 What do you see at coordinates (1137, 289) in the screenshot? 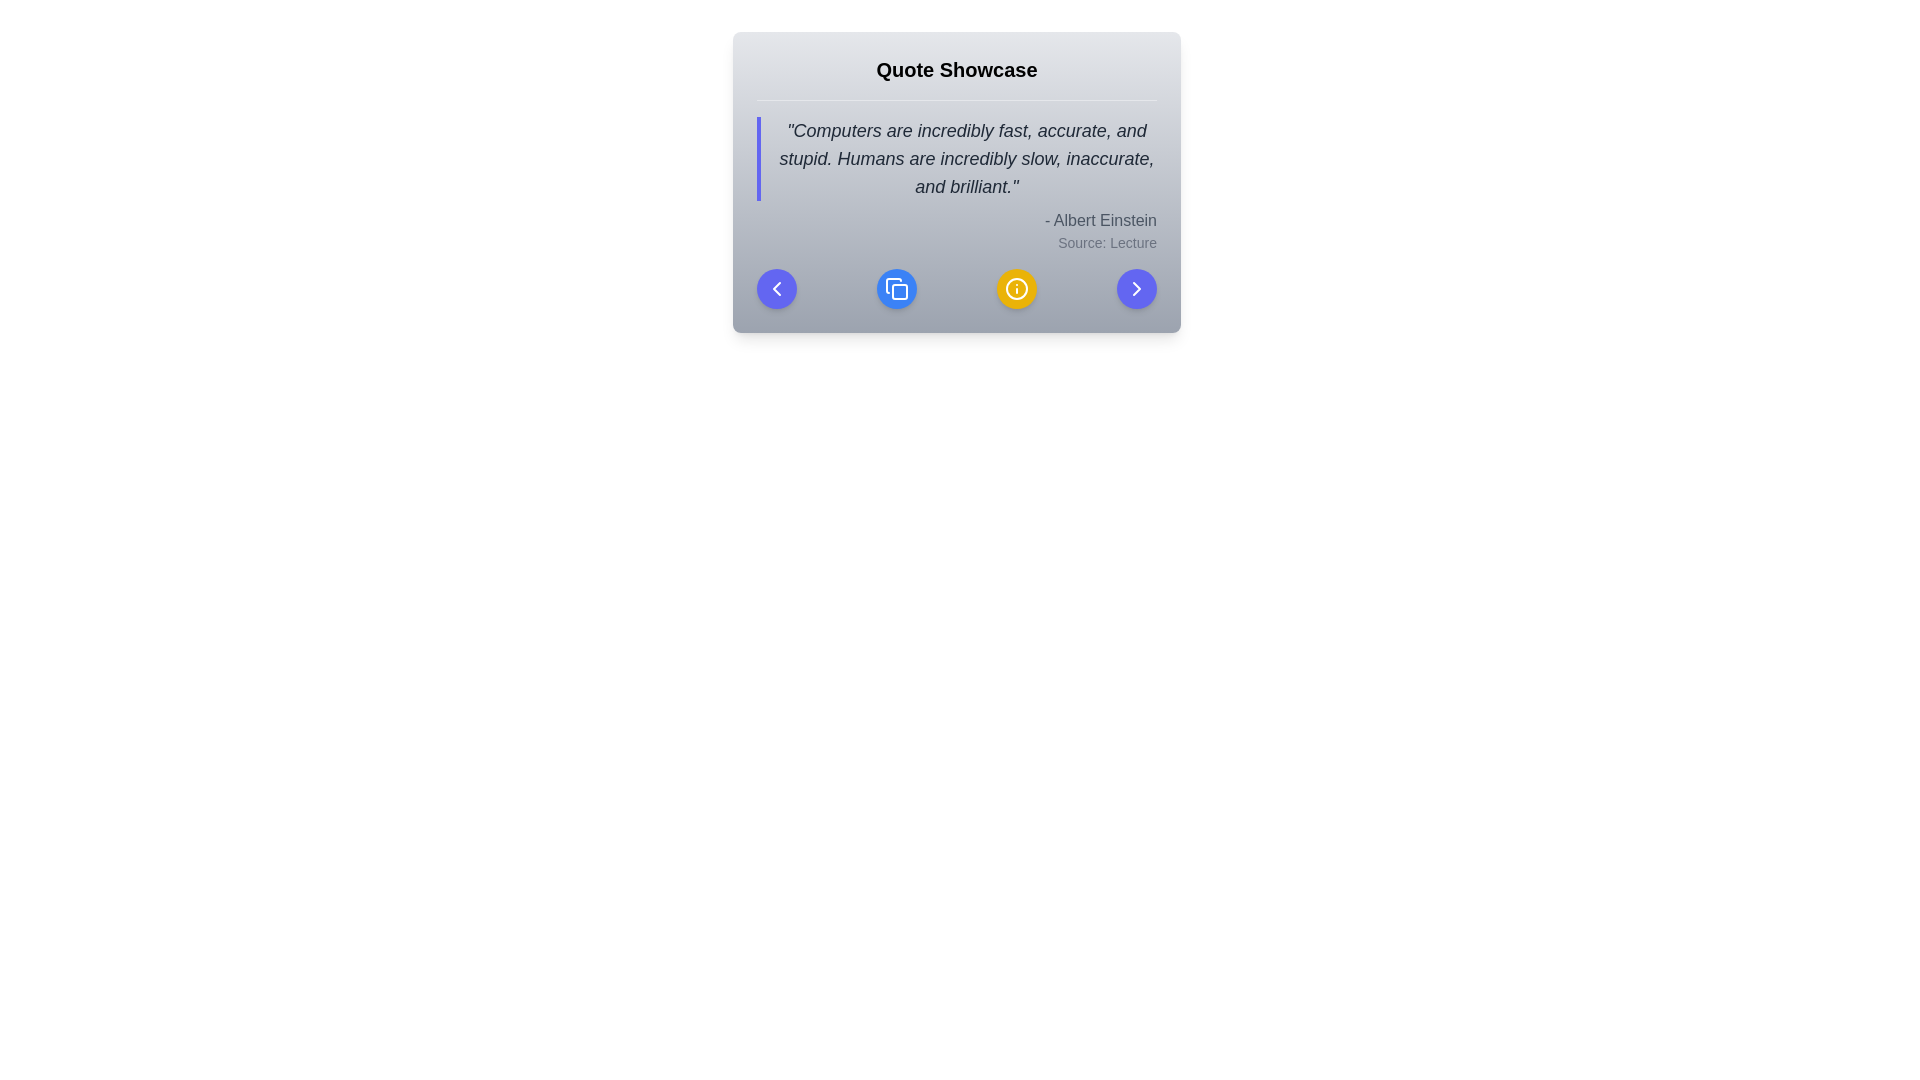
I see `the right-pointing chevron icon, which is styled as an SVG graphic in white and located at the center of a circular indigo button at the bottom-right corner of a card layout, to potentially reveal a tooltip` at bounding box center [1137, 289].